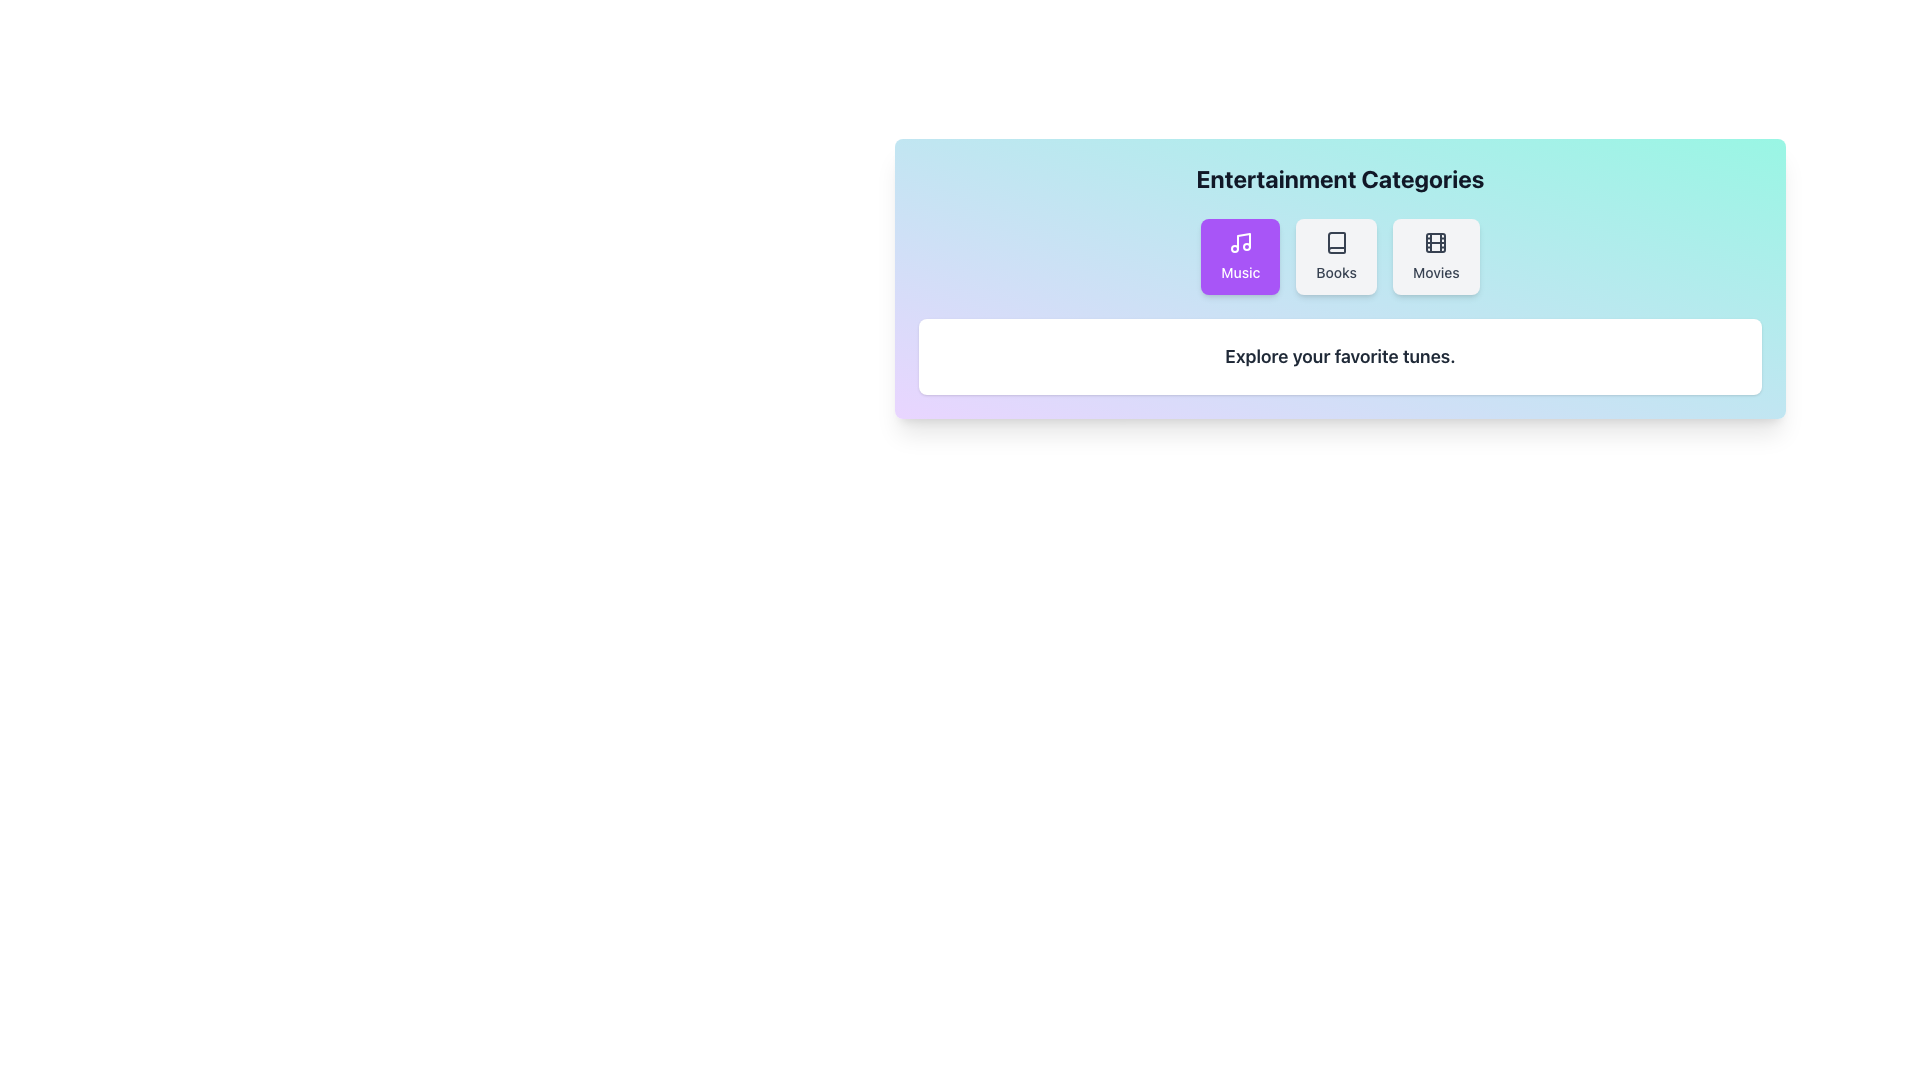  I want to click on the 'Music' icon in the 'Entertainment Categories' section, which has a purple background and is the leftmost button for accessing music-related features, so click(1238, 242).